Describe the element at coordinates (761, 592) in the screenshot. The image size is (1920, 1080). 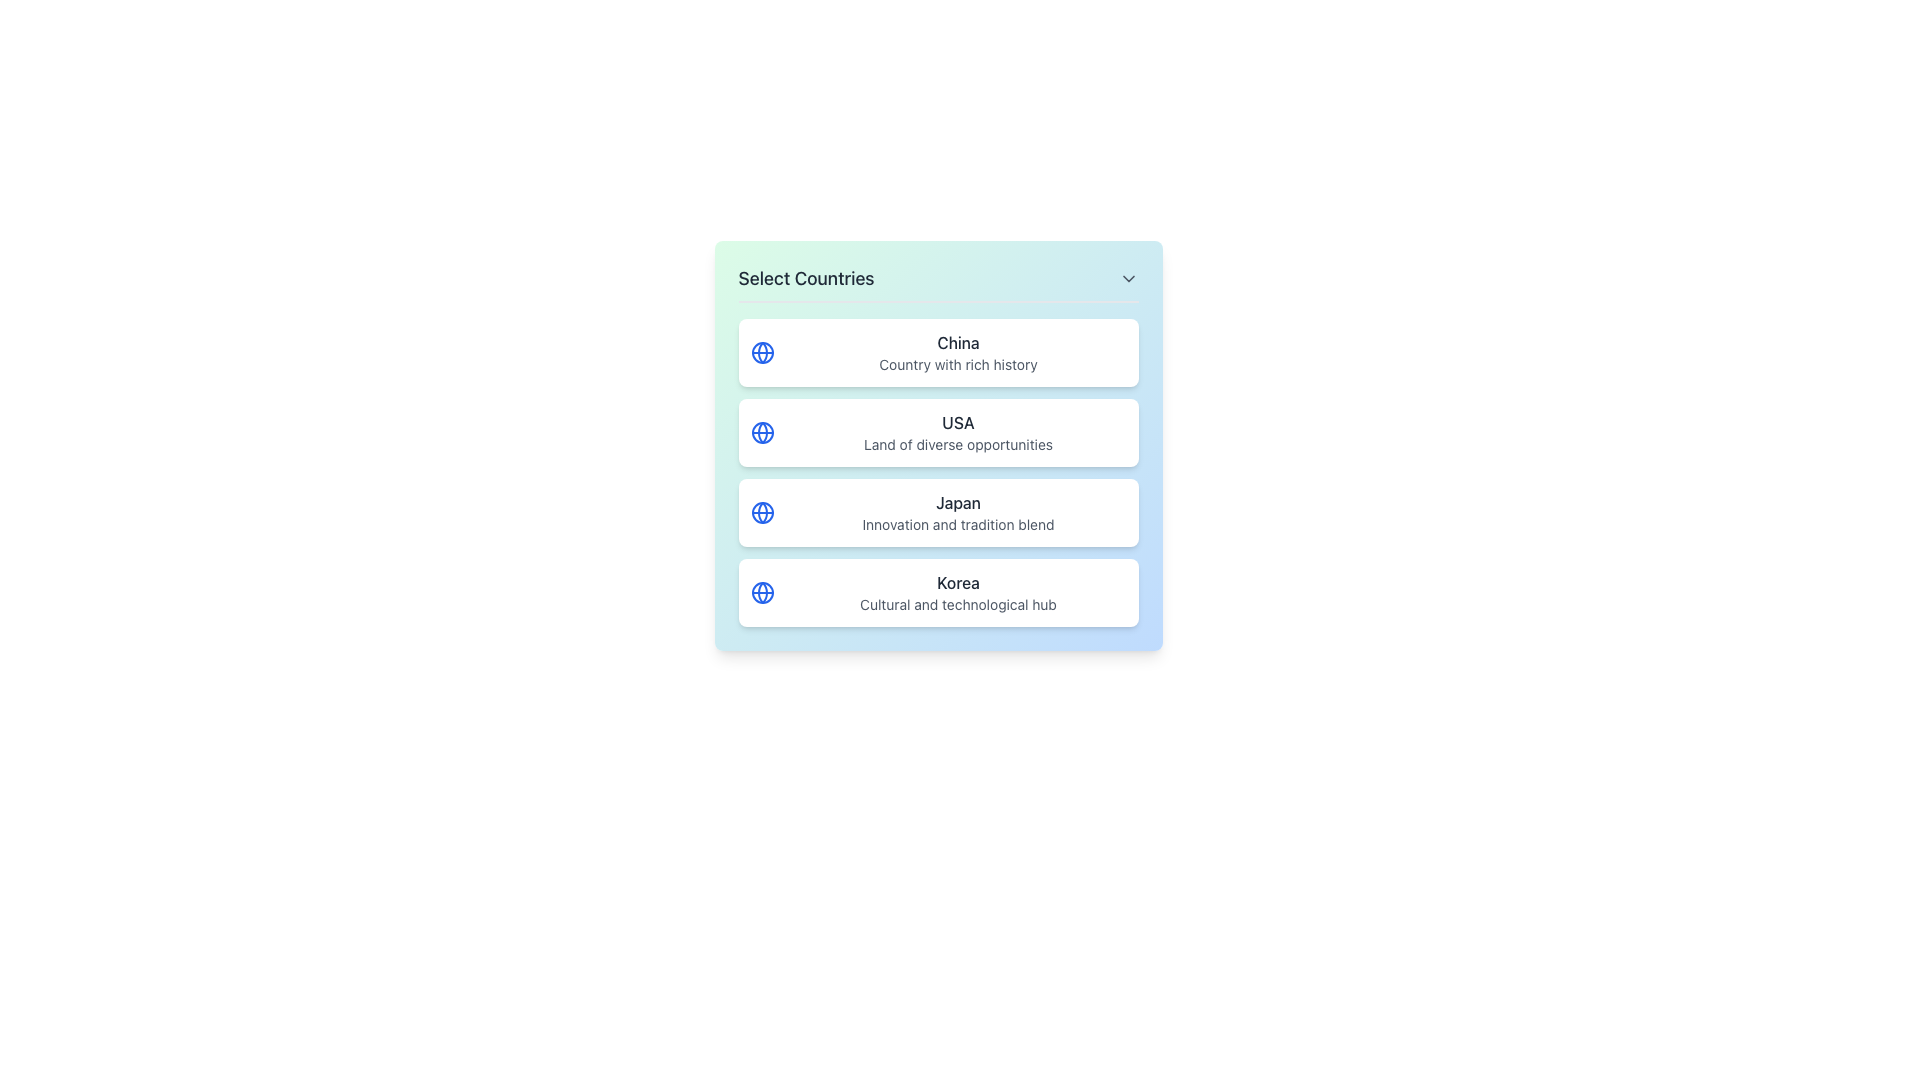
I see `the blue globe icon representing the 'Korea' option in the list, located to the left of the text 'Korea'` at that location.